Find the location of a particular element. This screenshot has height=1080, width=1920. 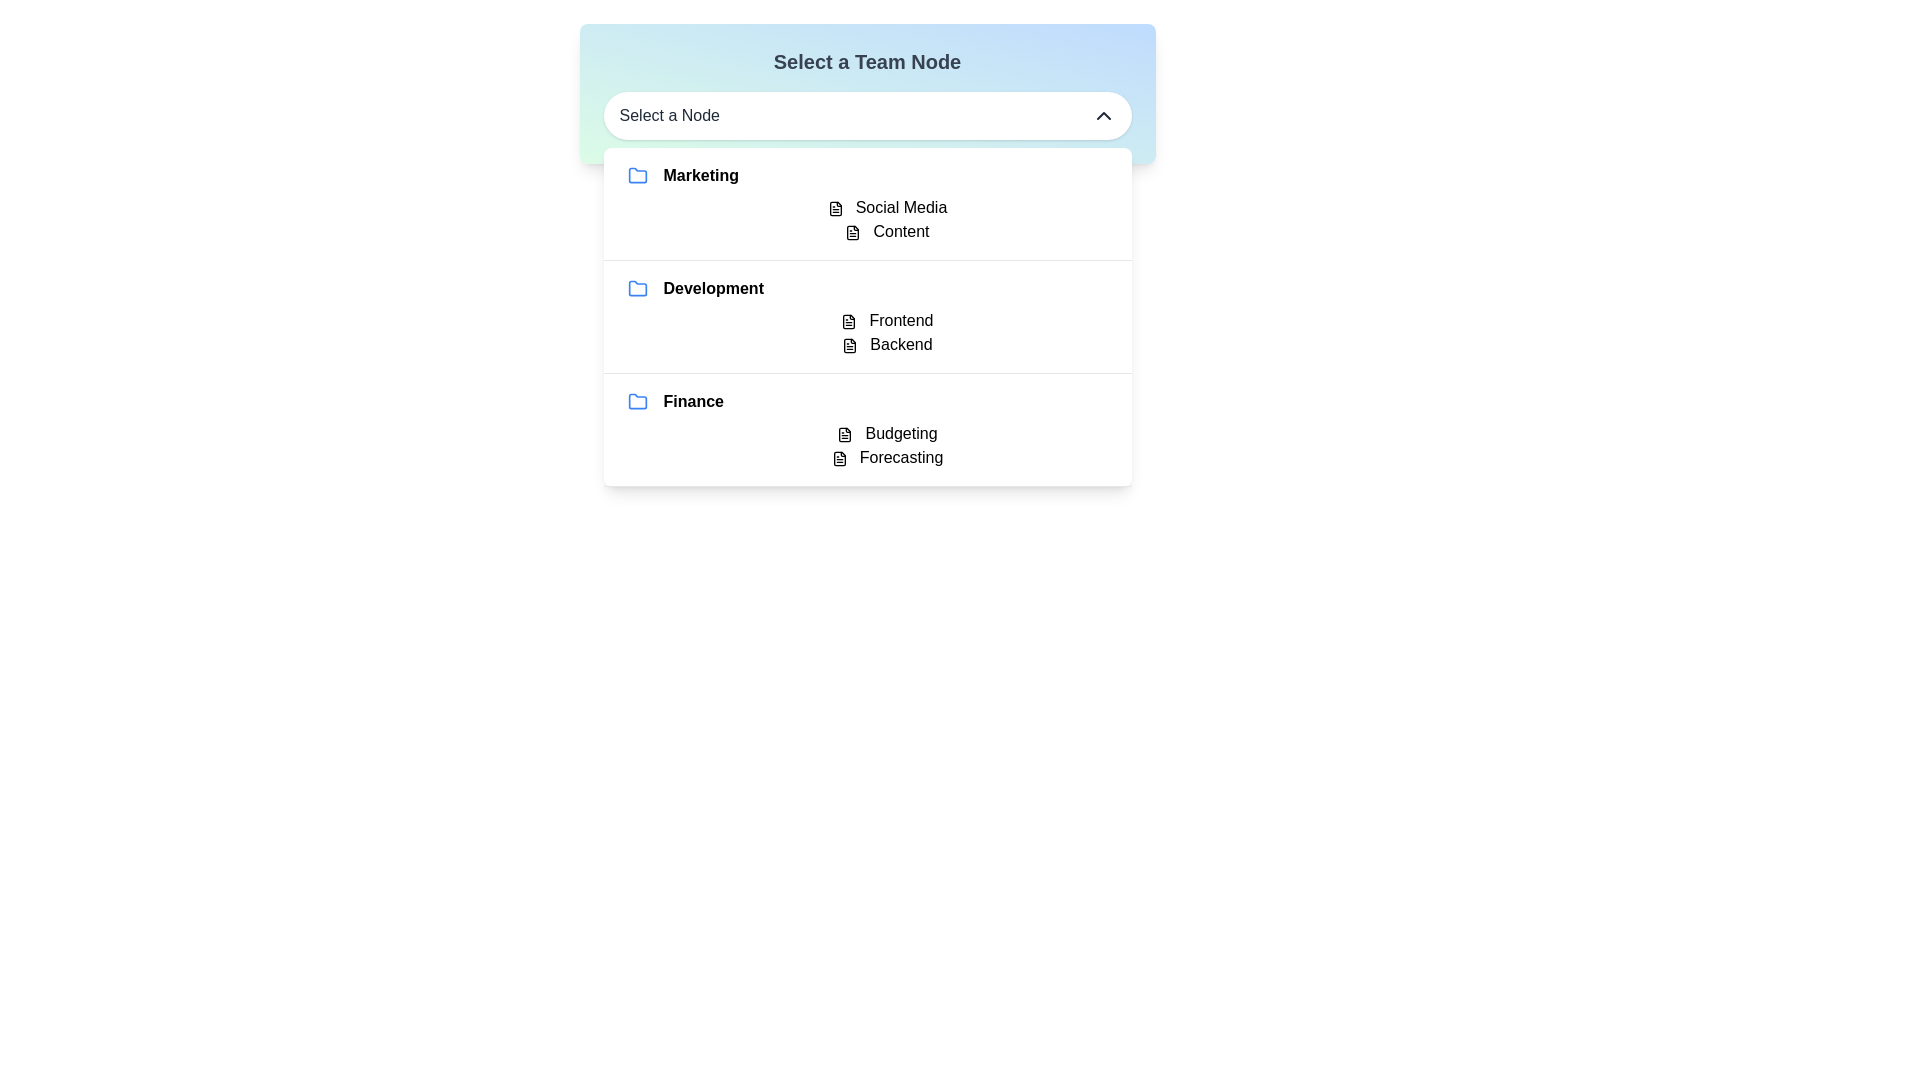

the text label reading 'FrontendBackend' located in the 'Development' section under 'Select a Team Node', which is positioned between 'Marketing' and 'Finance' is located at coordinates (867, 331).